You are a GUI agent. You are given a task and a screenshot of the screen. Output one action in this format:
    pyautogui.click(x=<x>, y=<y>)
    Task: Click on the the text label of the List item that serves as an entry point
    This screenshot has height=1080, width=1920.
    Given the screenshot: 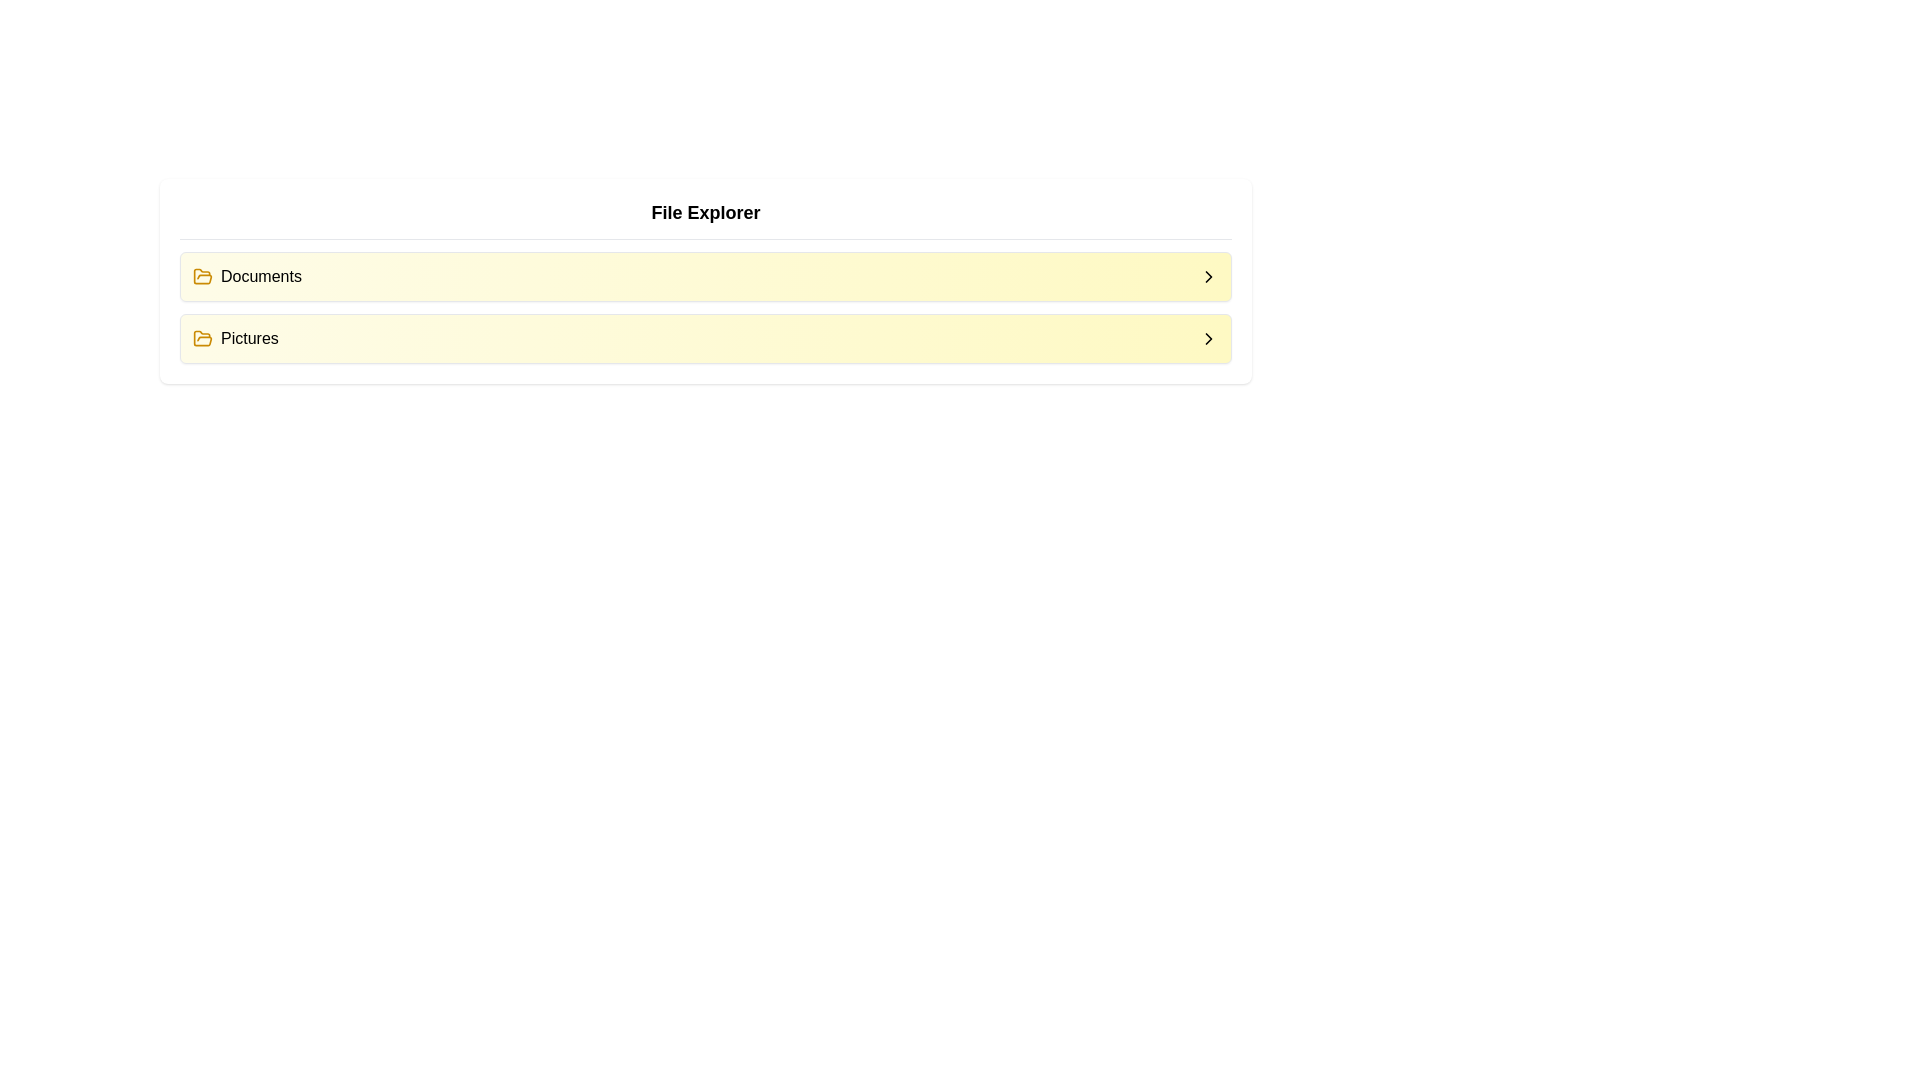 What is the action you would take?
    pyautogui.click(x=246, y=277)
    